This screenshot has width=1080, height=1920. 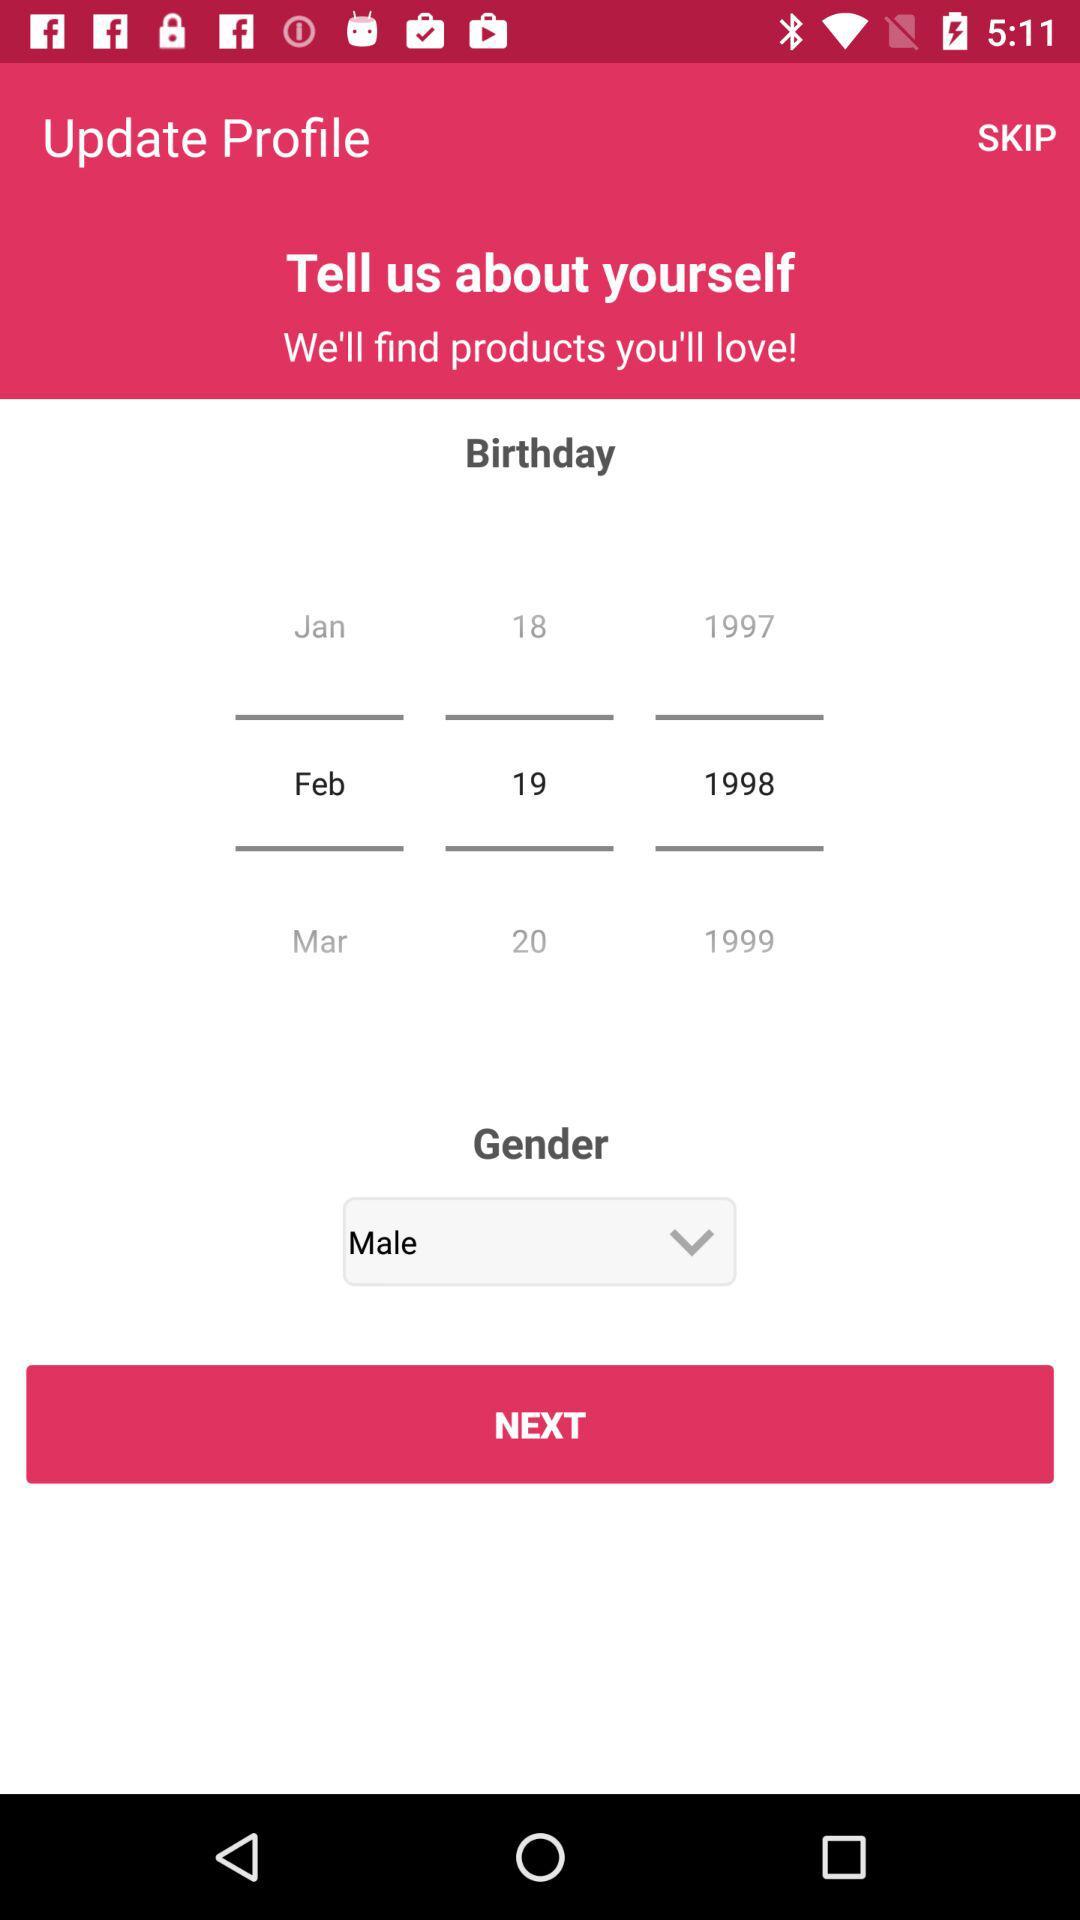 I want to click on the icon next to the 19 item, so click(x=318, y=781).